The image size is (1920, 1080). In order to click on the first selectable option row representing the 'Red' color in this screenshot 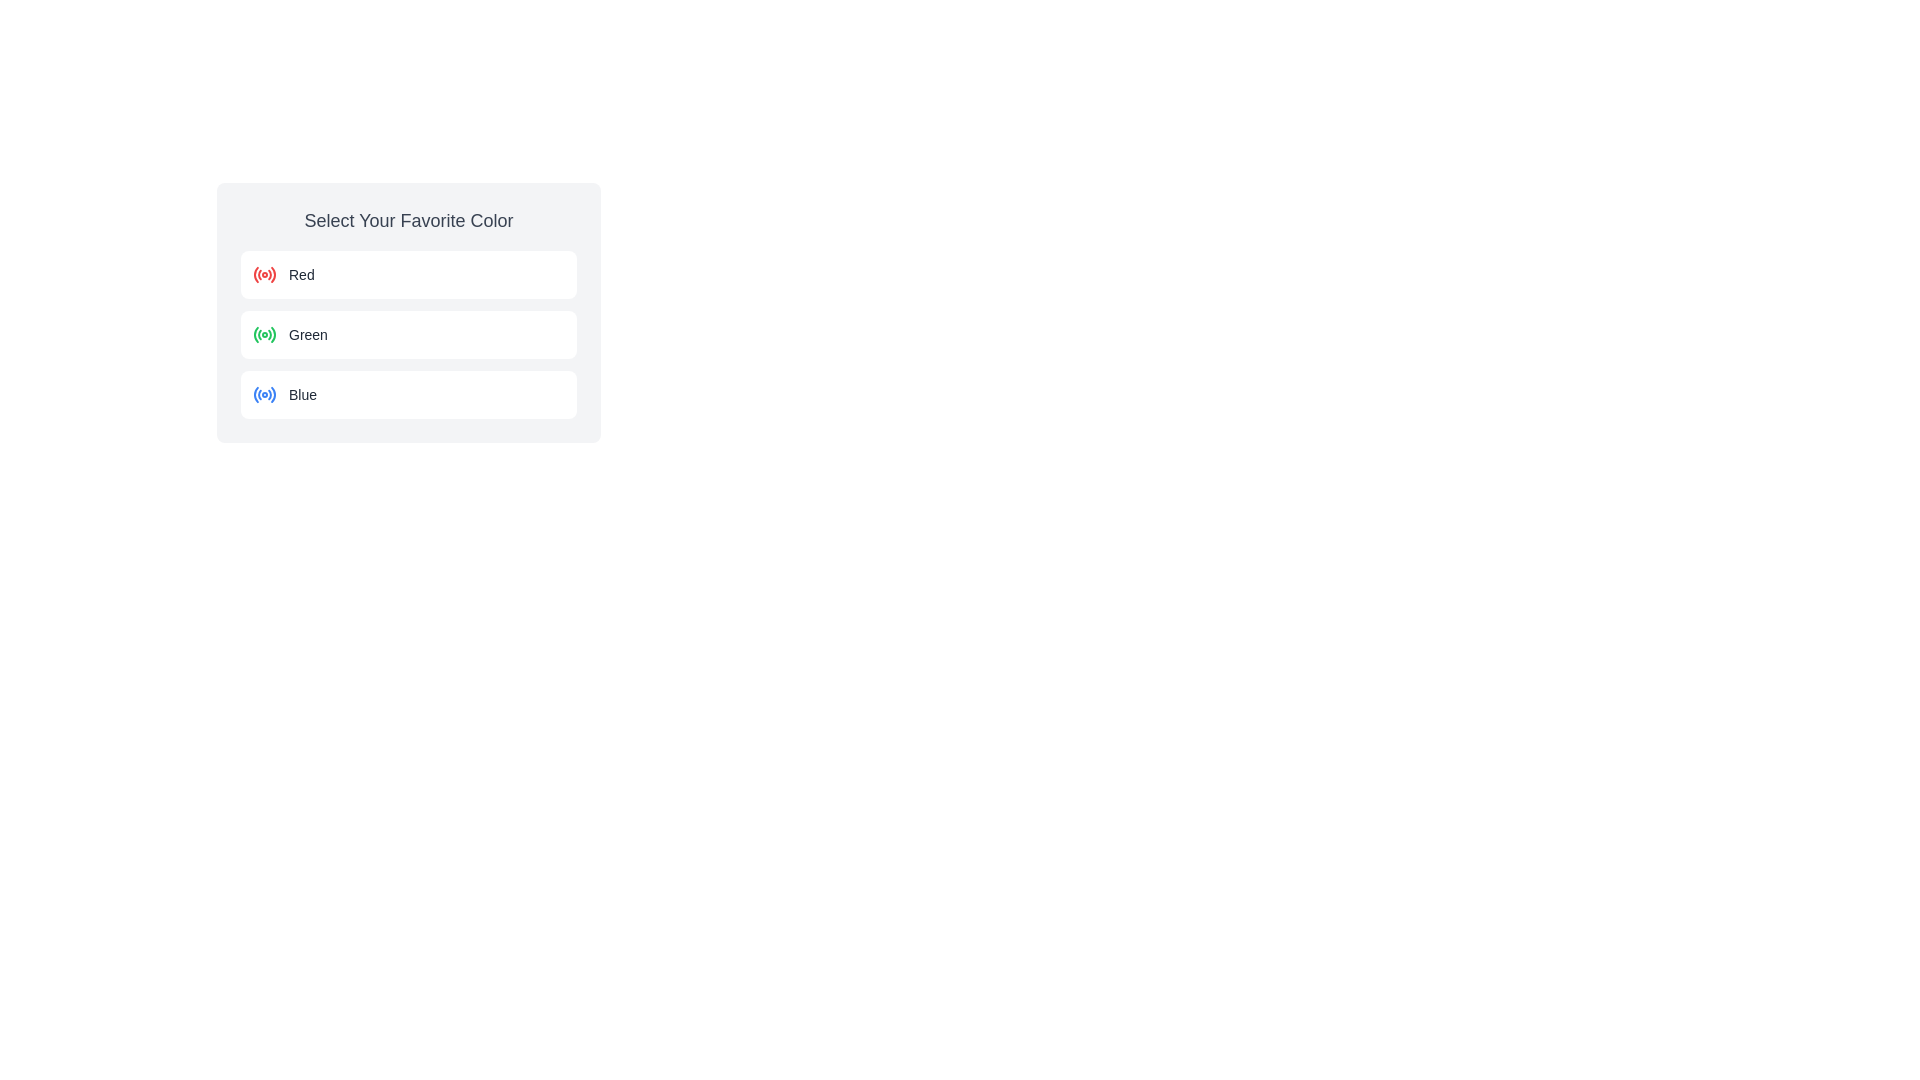, I will do `click(407, 274)`.